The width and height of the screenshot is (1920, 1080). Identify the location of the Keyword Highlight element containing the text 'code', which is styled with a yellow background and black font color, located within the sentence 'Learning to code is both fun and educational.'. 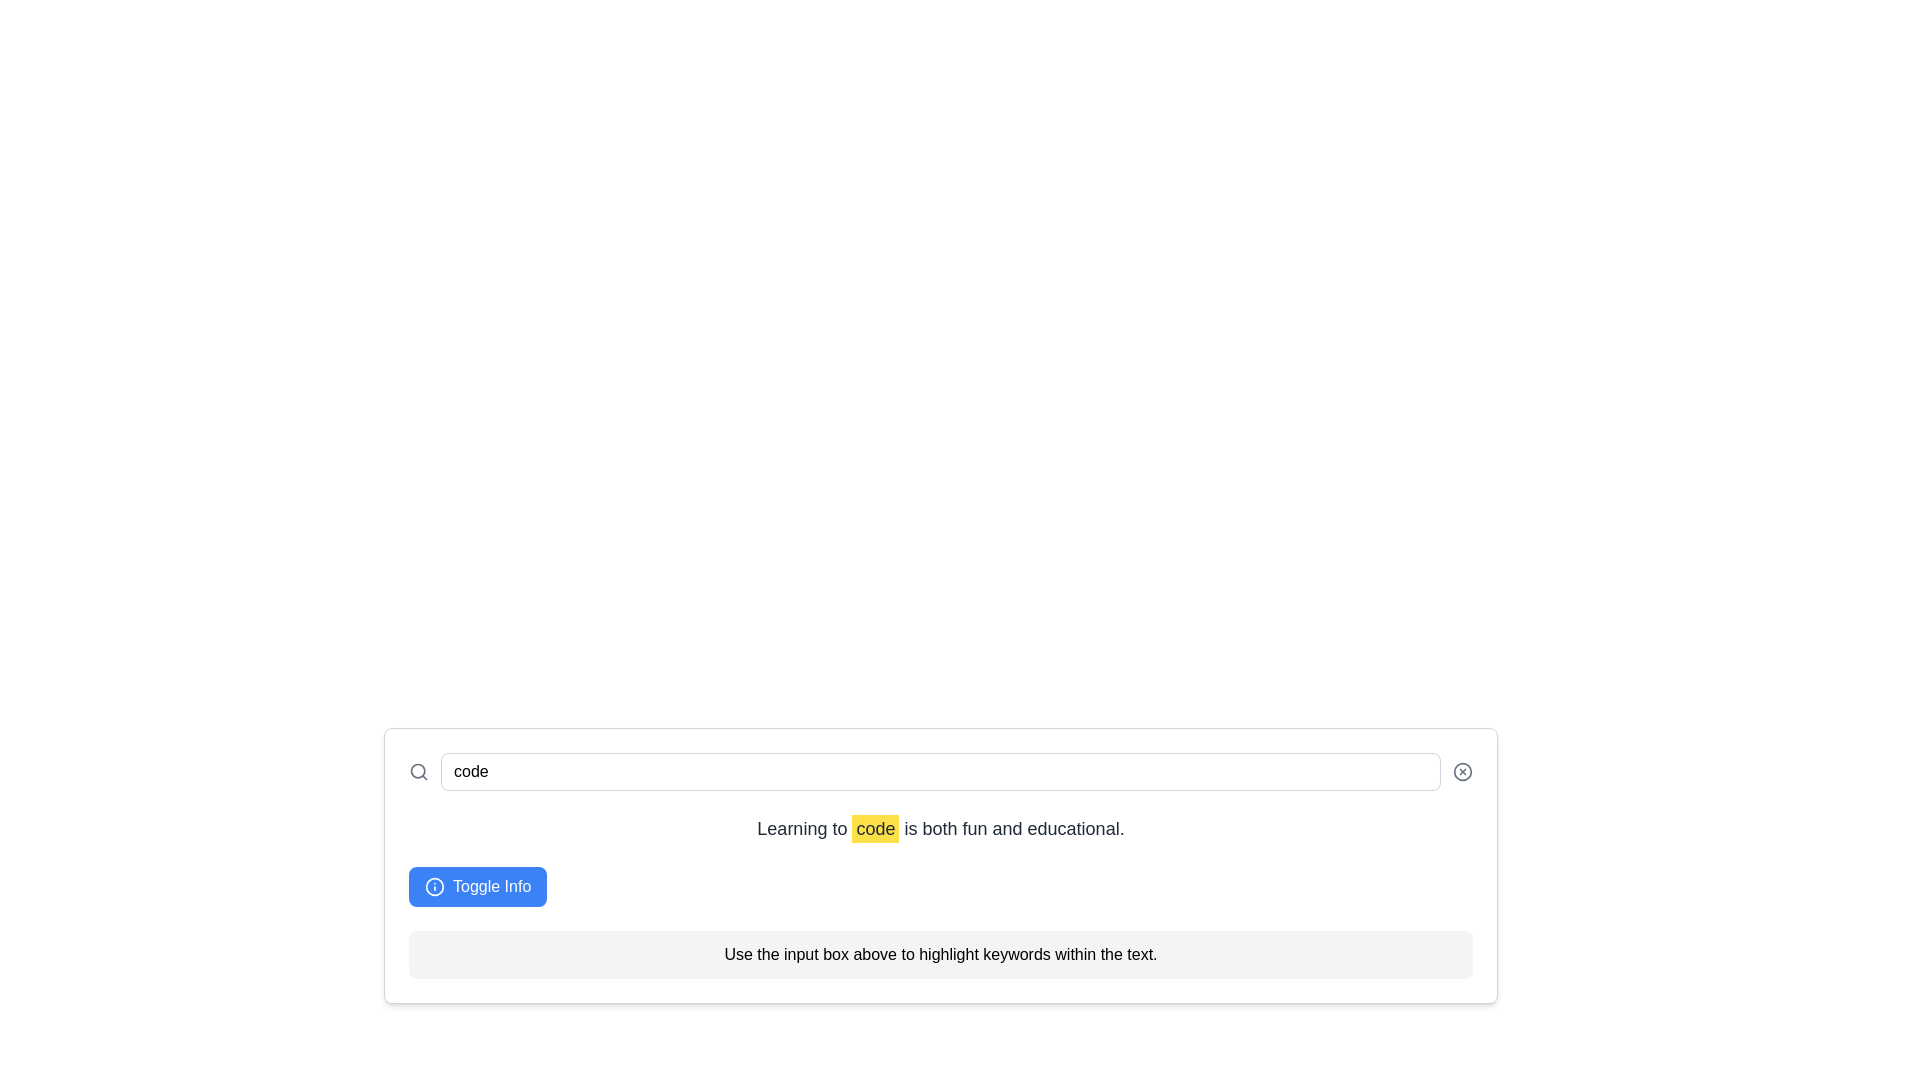
(875, 829).